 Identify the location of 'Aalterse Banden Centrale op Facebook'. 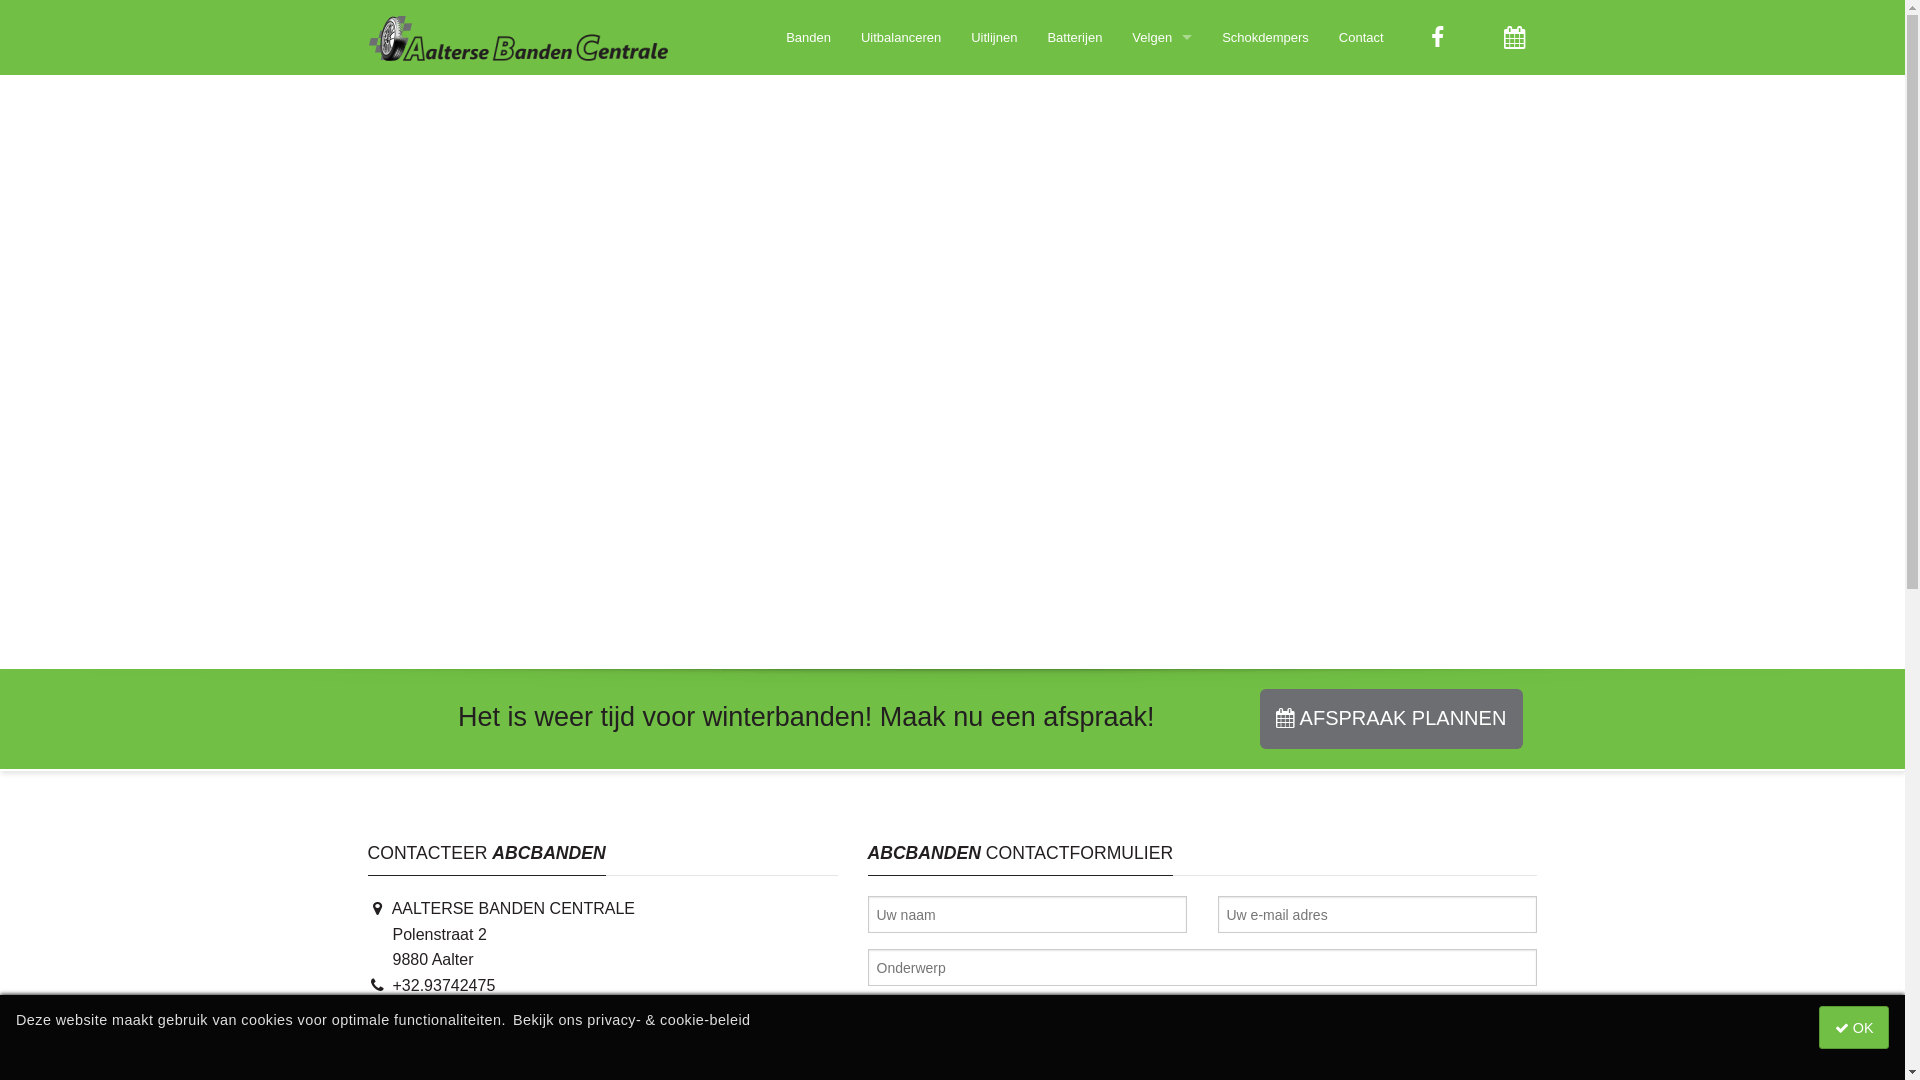
(1436, 38).